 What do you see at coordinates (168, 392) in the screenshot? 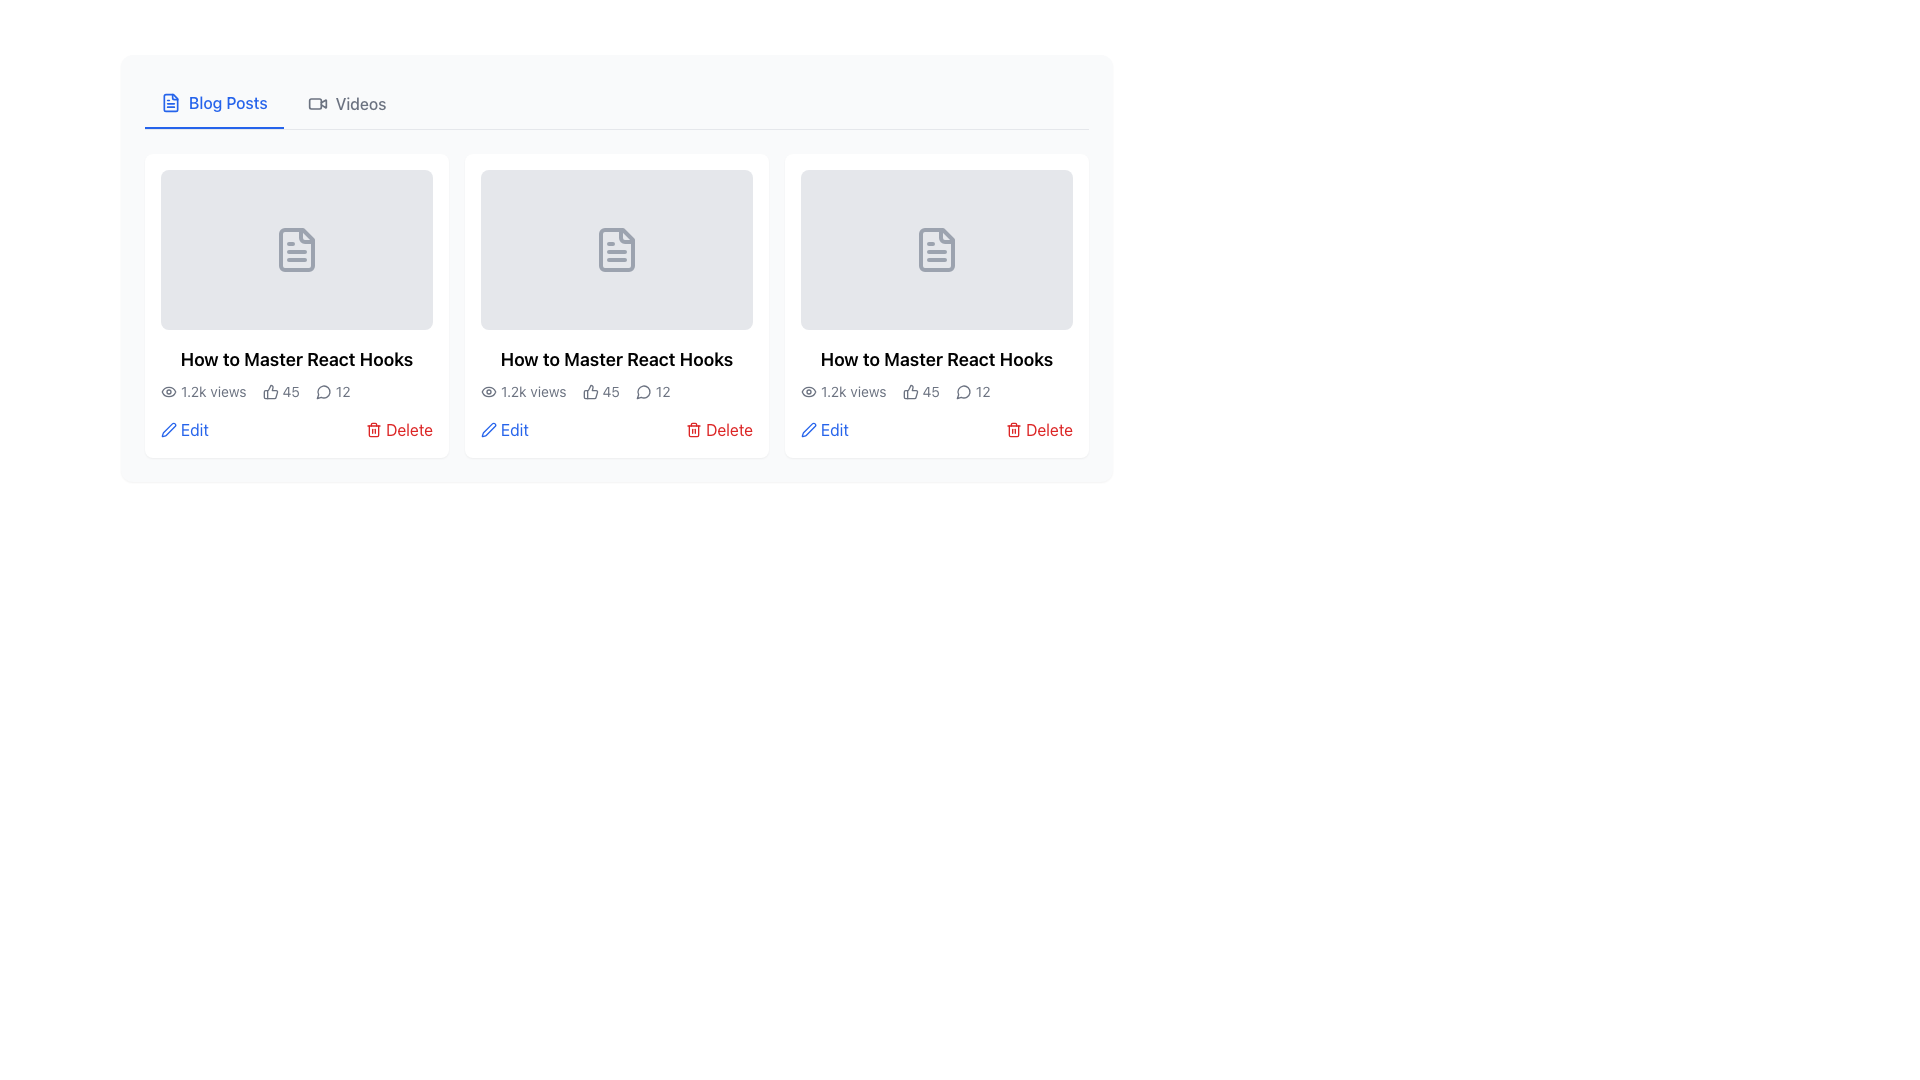
I see `the views indicator icon located beneath the title 'How to Master React Hooks', positioned to the left of the '45' likes value` at bounding box center [168, 392].